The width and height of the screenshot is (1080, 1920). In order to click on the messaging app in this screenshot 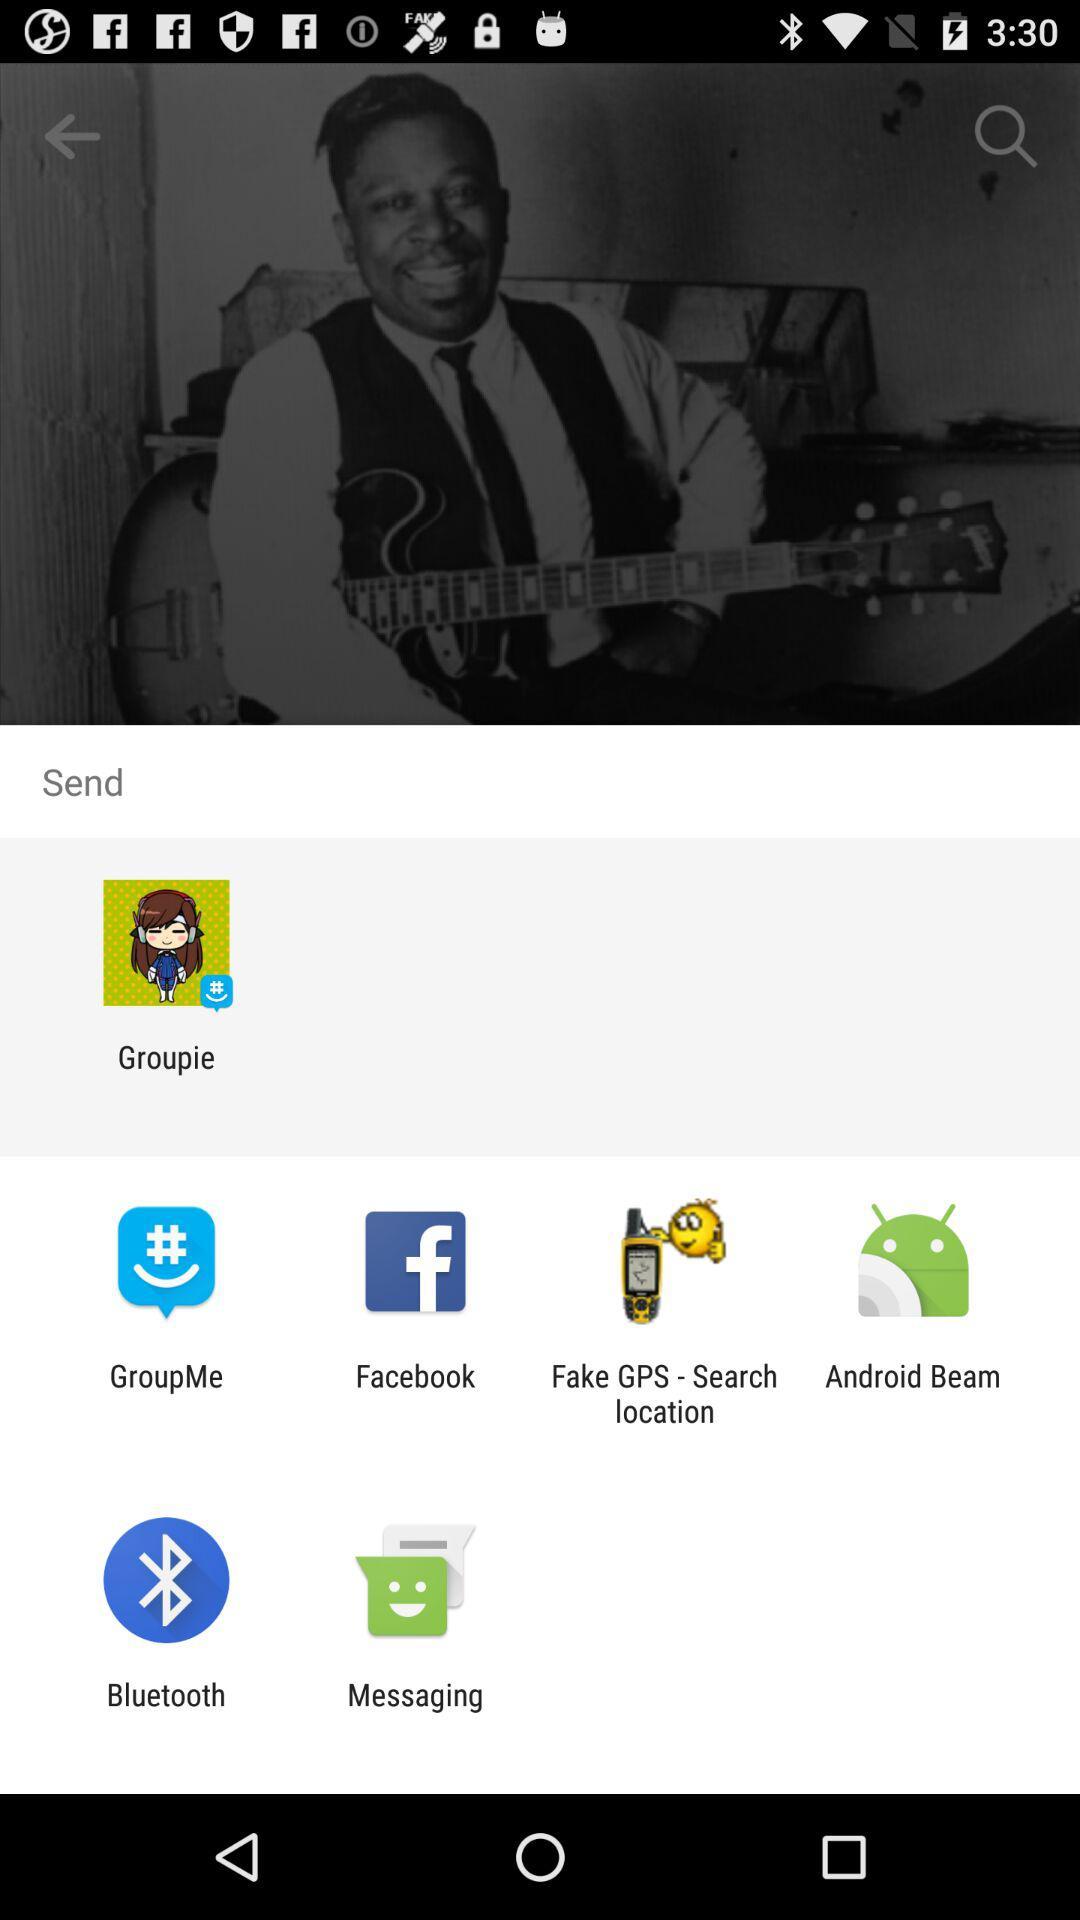, I will do `click(414, 1711)`.